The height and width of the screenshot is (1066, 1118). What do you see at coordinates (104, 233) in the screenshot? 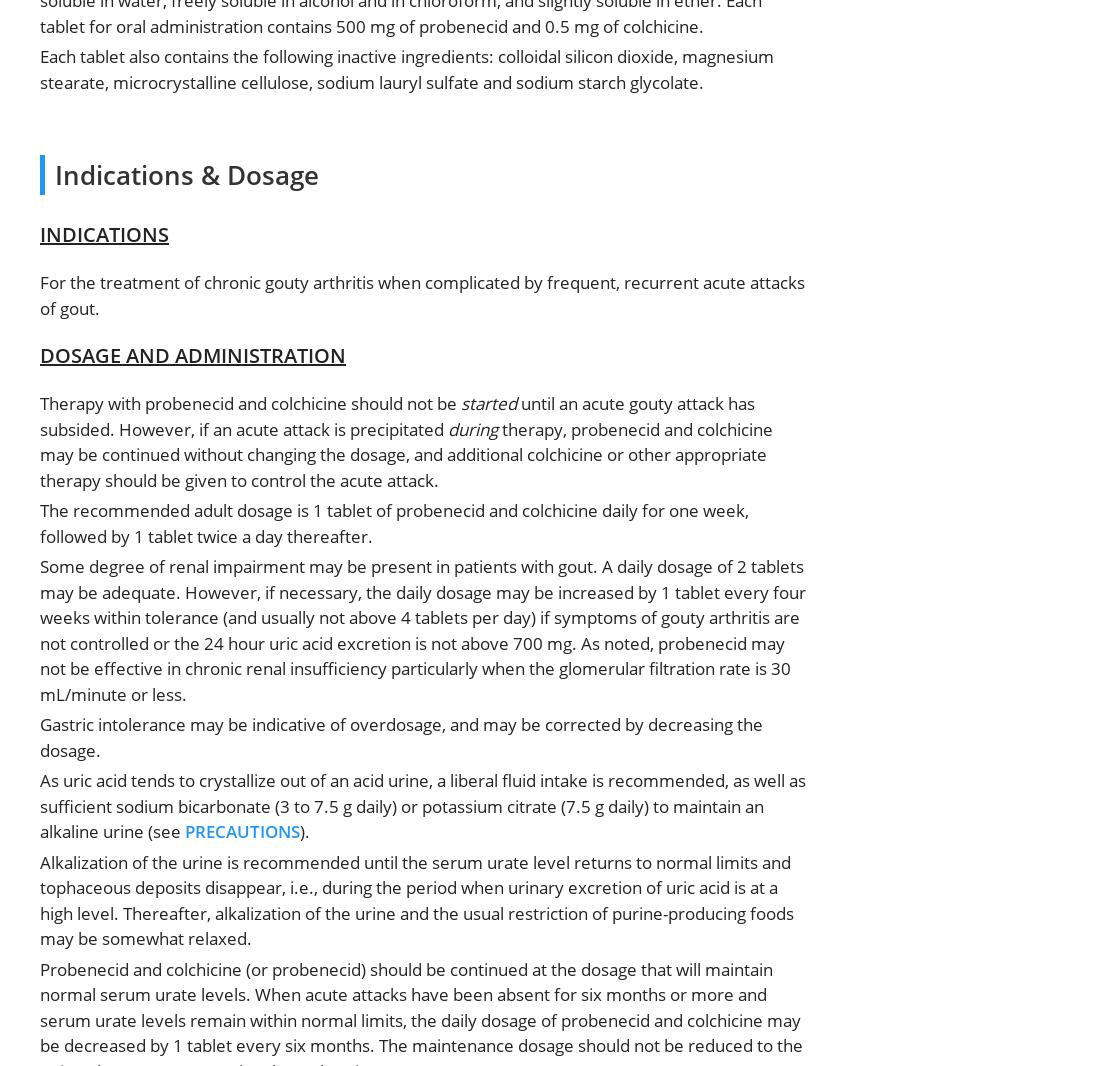
I see `'INDICATIONS'` at bounding box center [104, 233].